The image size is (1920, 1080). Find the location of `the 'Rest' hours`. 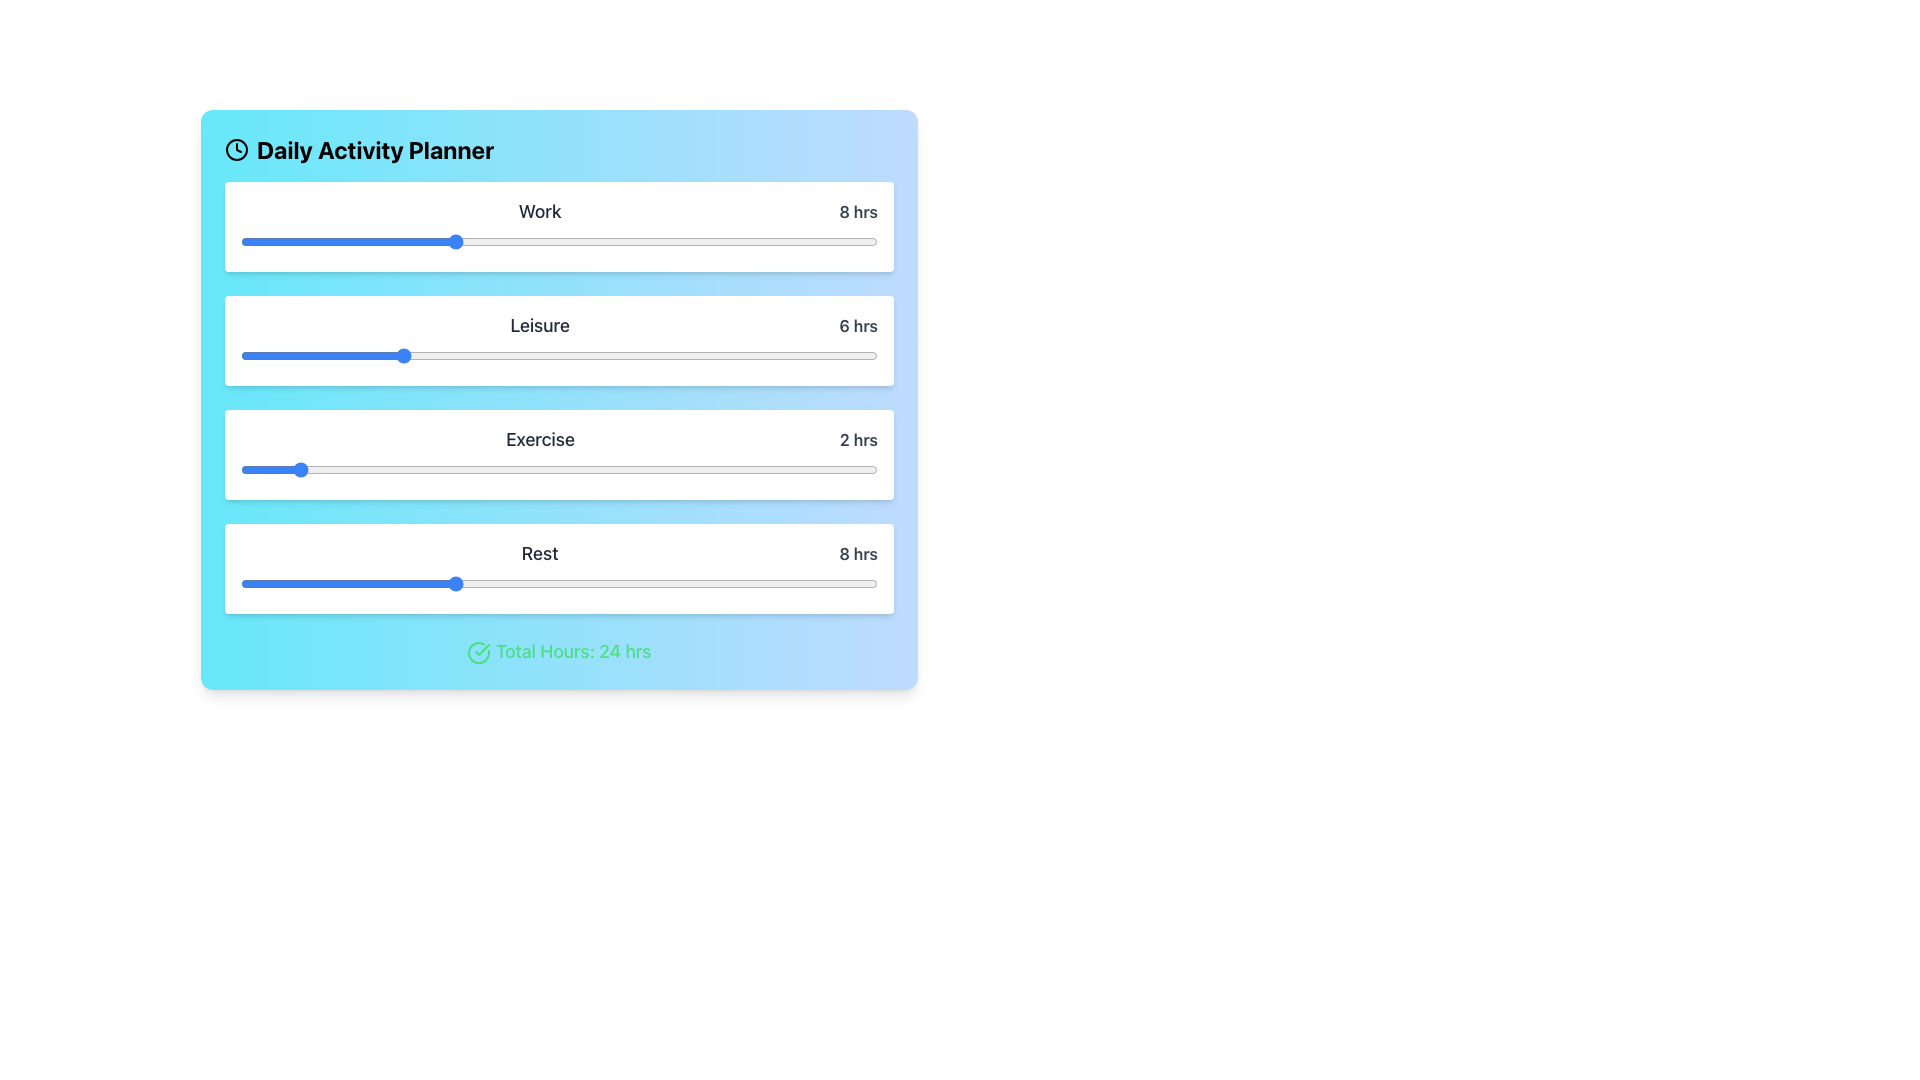

the 'Rest' hours is located at coordinates (478, 583).